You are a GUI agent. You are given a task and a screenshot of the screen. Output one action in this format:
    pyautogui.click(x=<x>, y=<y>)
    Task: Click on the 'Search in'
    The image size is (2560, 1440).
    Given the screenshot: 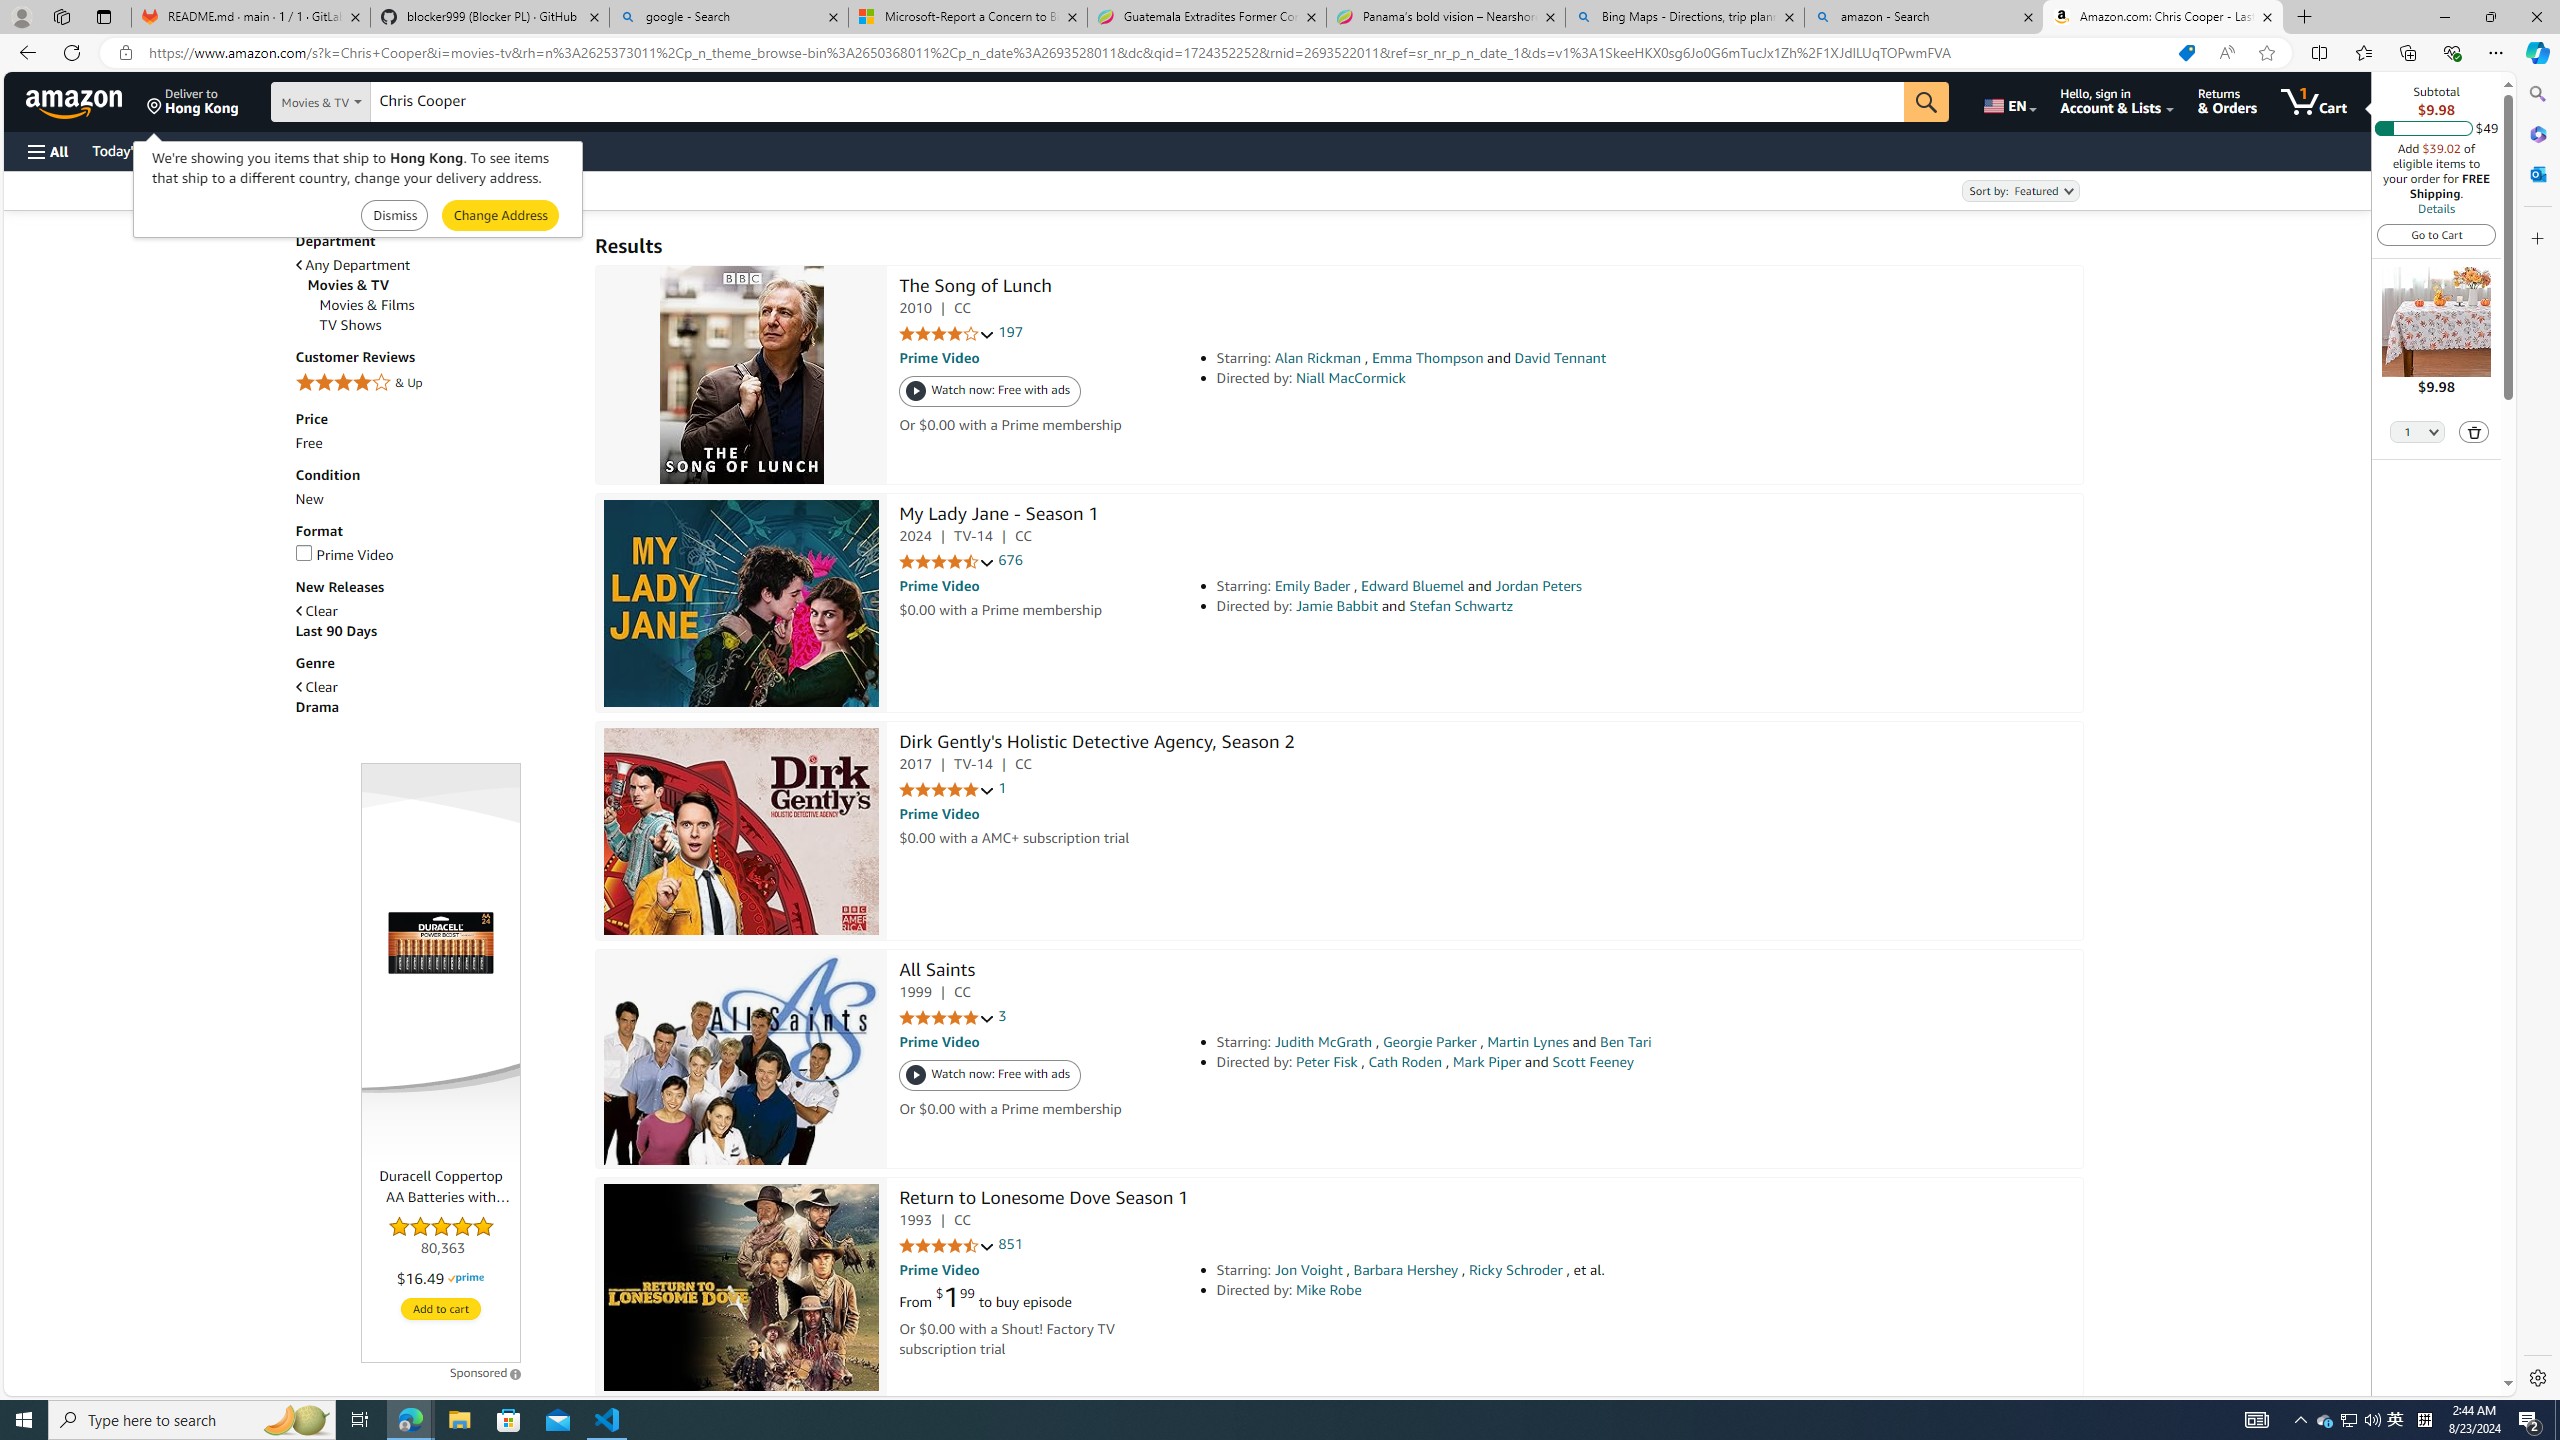 What is the action you would take?
    pyautogui.click(x=370, y=102)
    